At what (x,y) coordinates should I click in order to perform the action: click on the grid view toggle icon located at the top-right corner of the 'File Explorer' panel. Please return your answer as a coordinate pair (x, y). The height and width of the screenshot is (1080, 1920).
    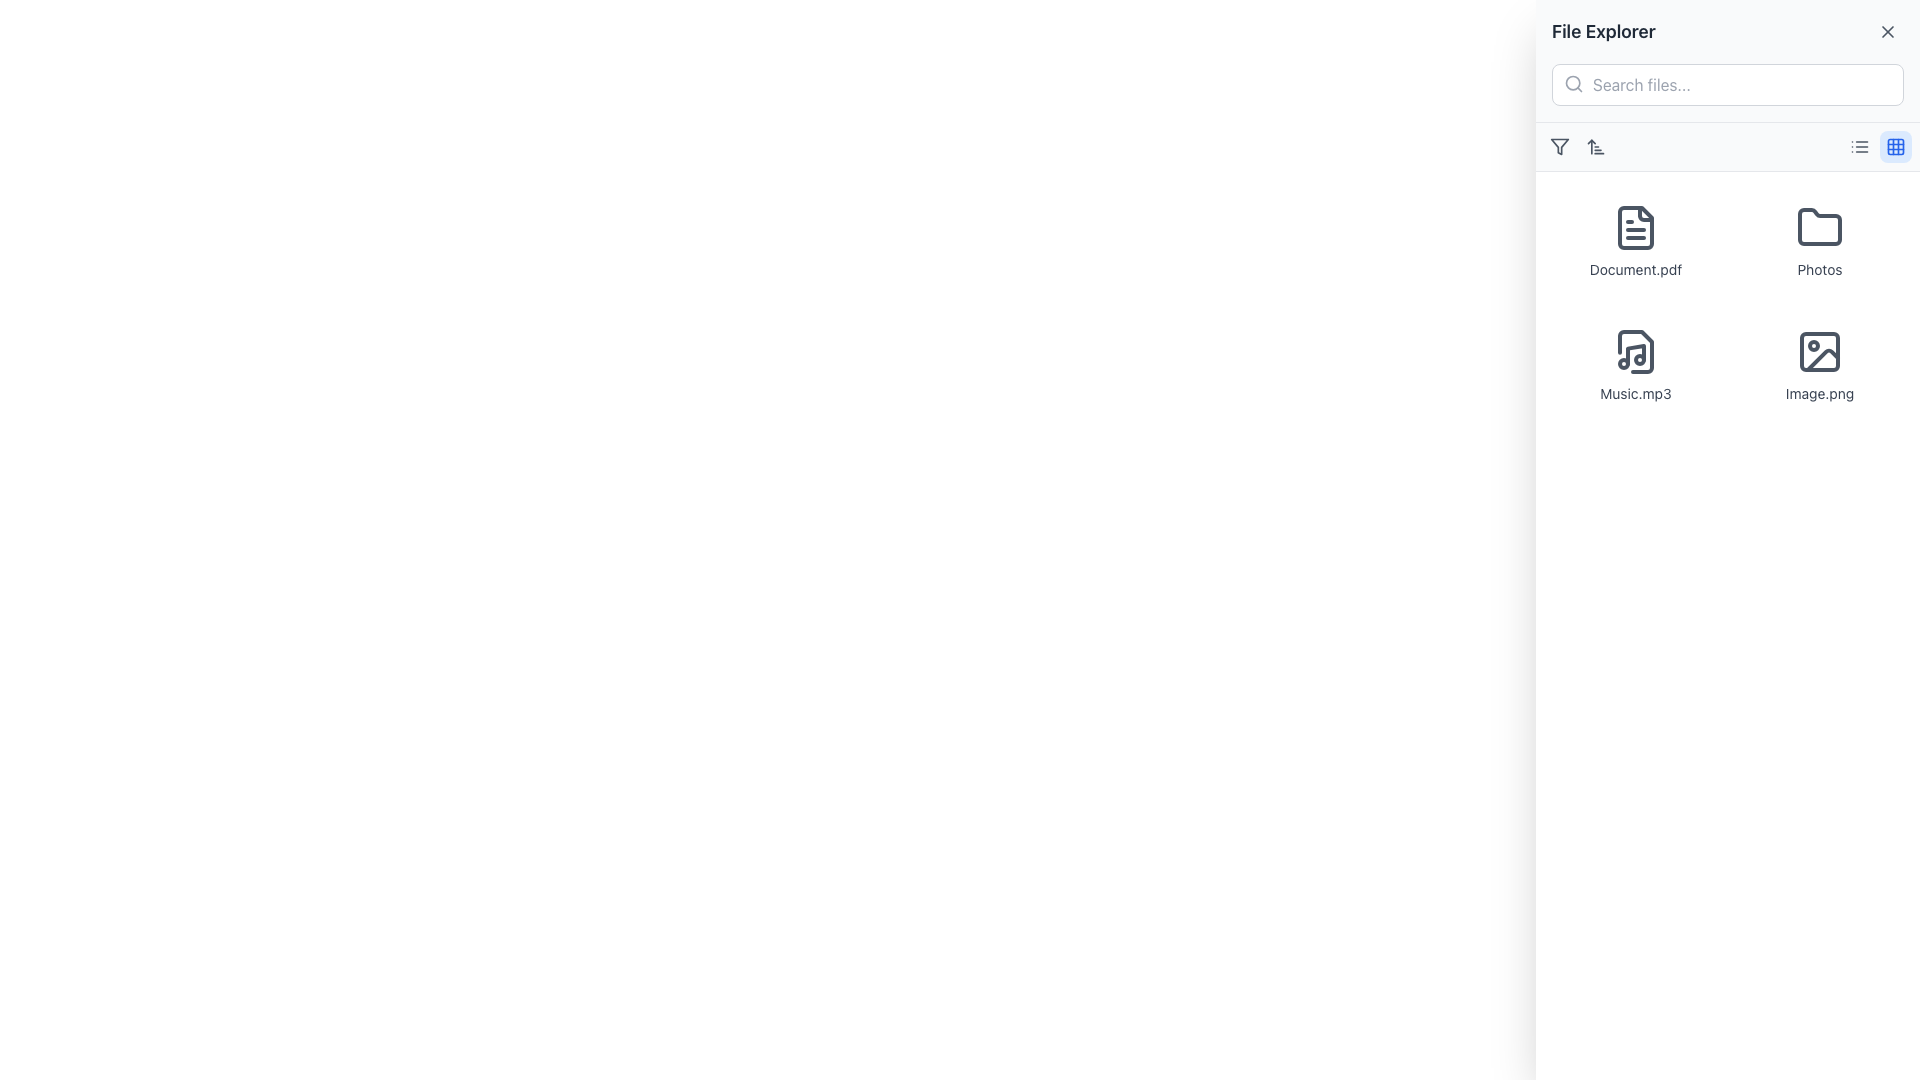
    Looking at the image, I should click on (1895, 145).